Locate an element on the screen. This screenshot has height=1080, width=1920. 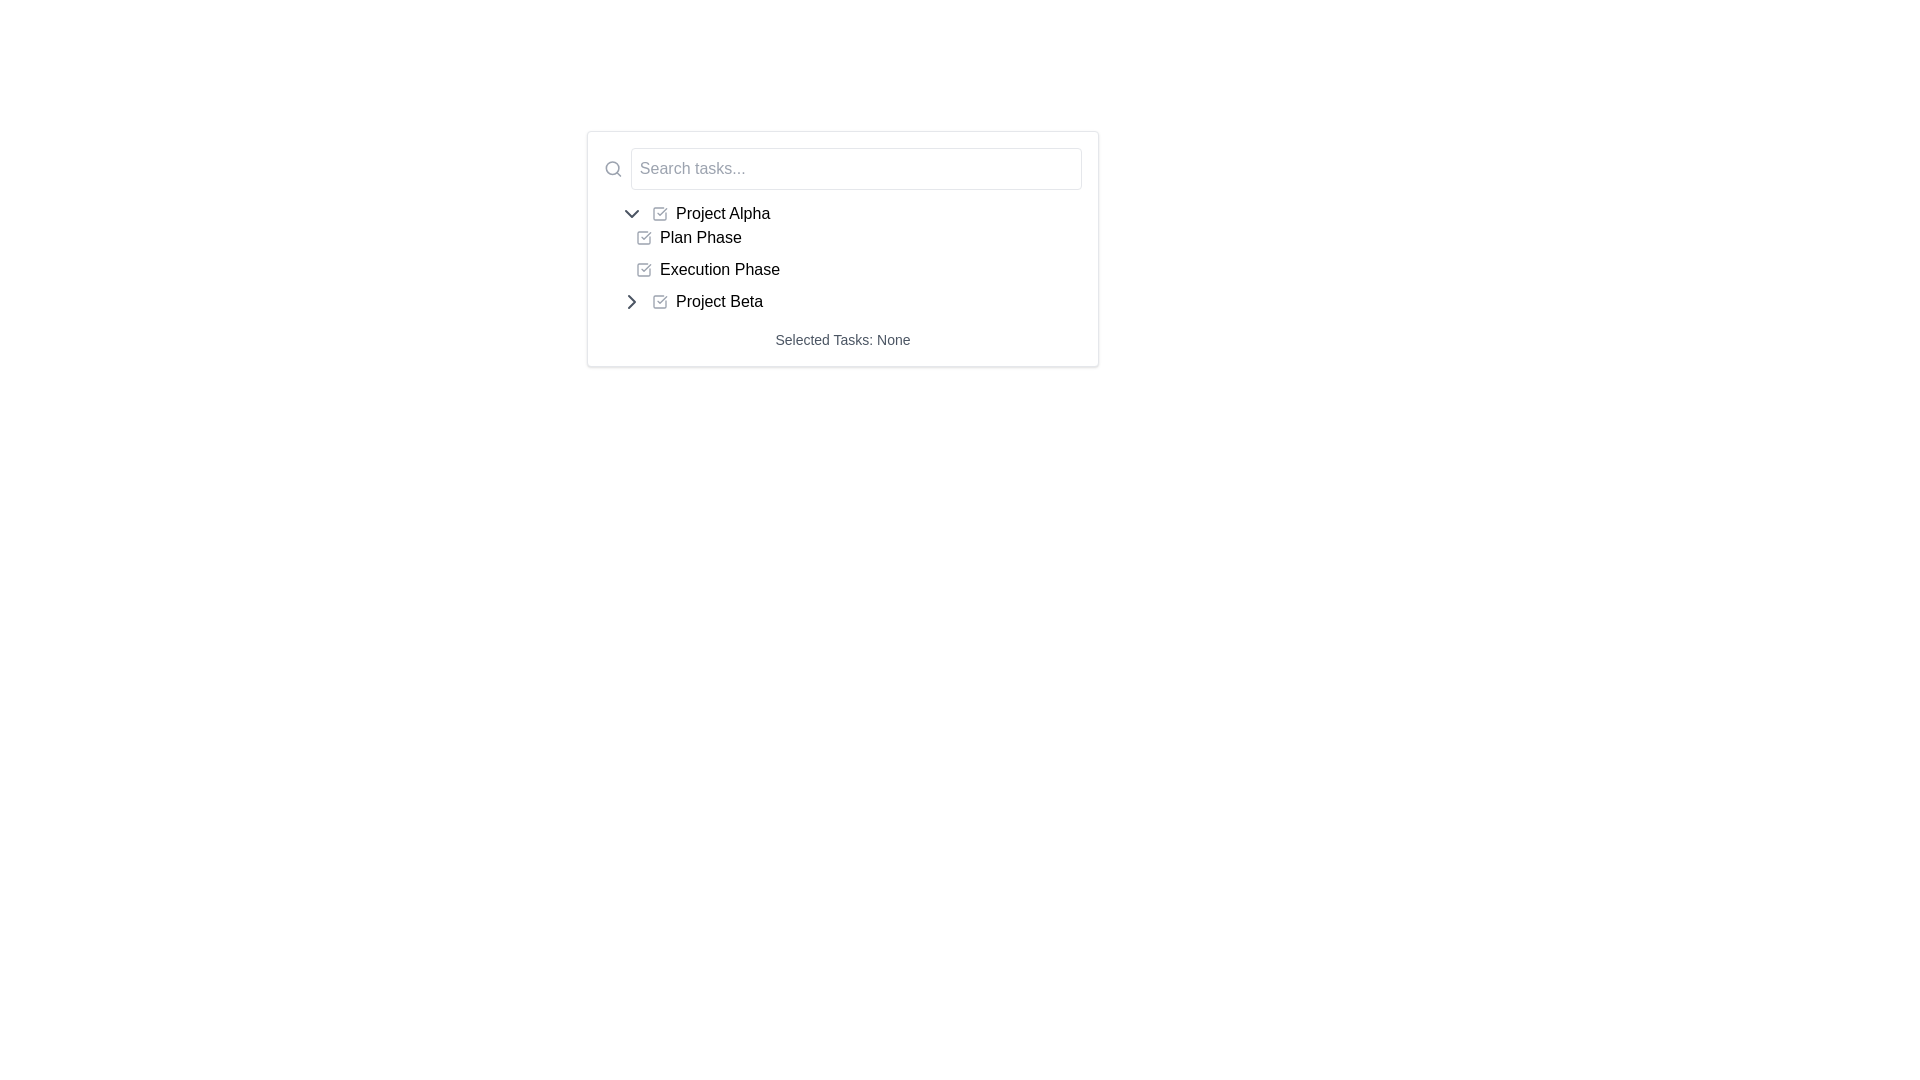
the static text label that indicates an empty state or feedback for no selected tasks, positioned at the bottom of the project interface section and centrally aligned horizontally is located at coordinates (843, 338).